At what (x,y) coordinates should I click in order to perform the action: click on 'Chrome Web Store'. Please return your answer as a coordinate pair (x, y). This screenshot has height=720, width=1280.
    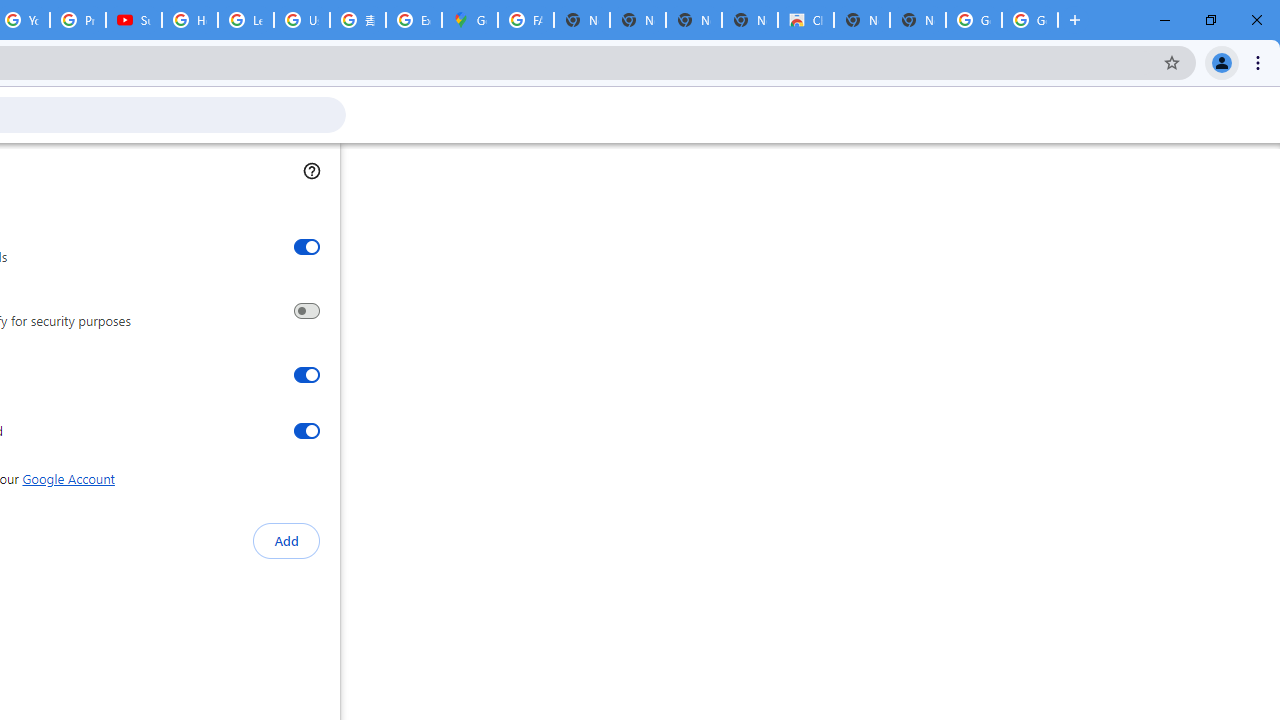
    Looking at the image, I should click on (806, 20).